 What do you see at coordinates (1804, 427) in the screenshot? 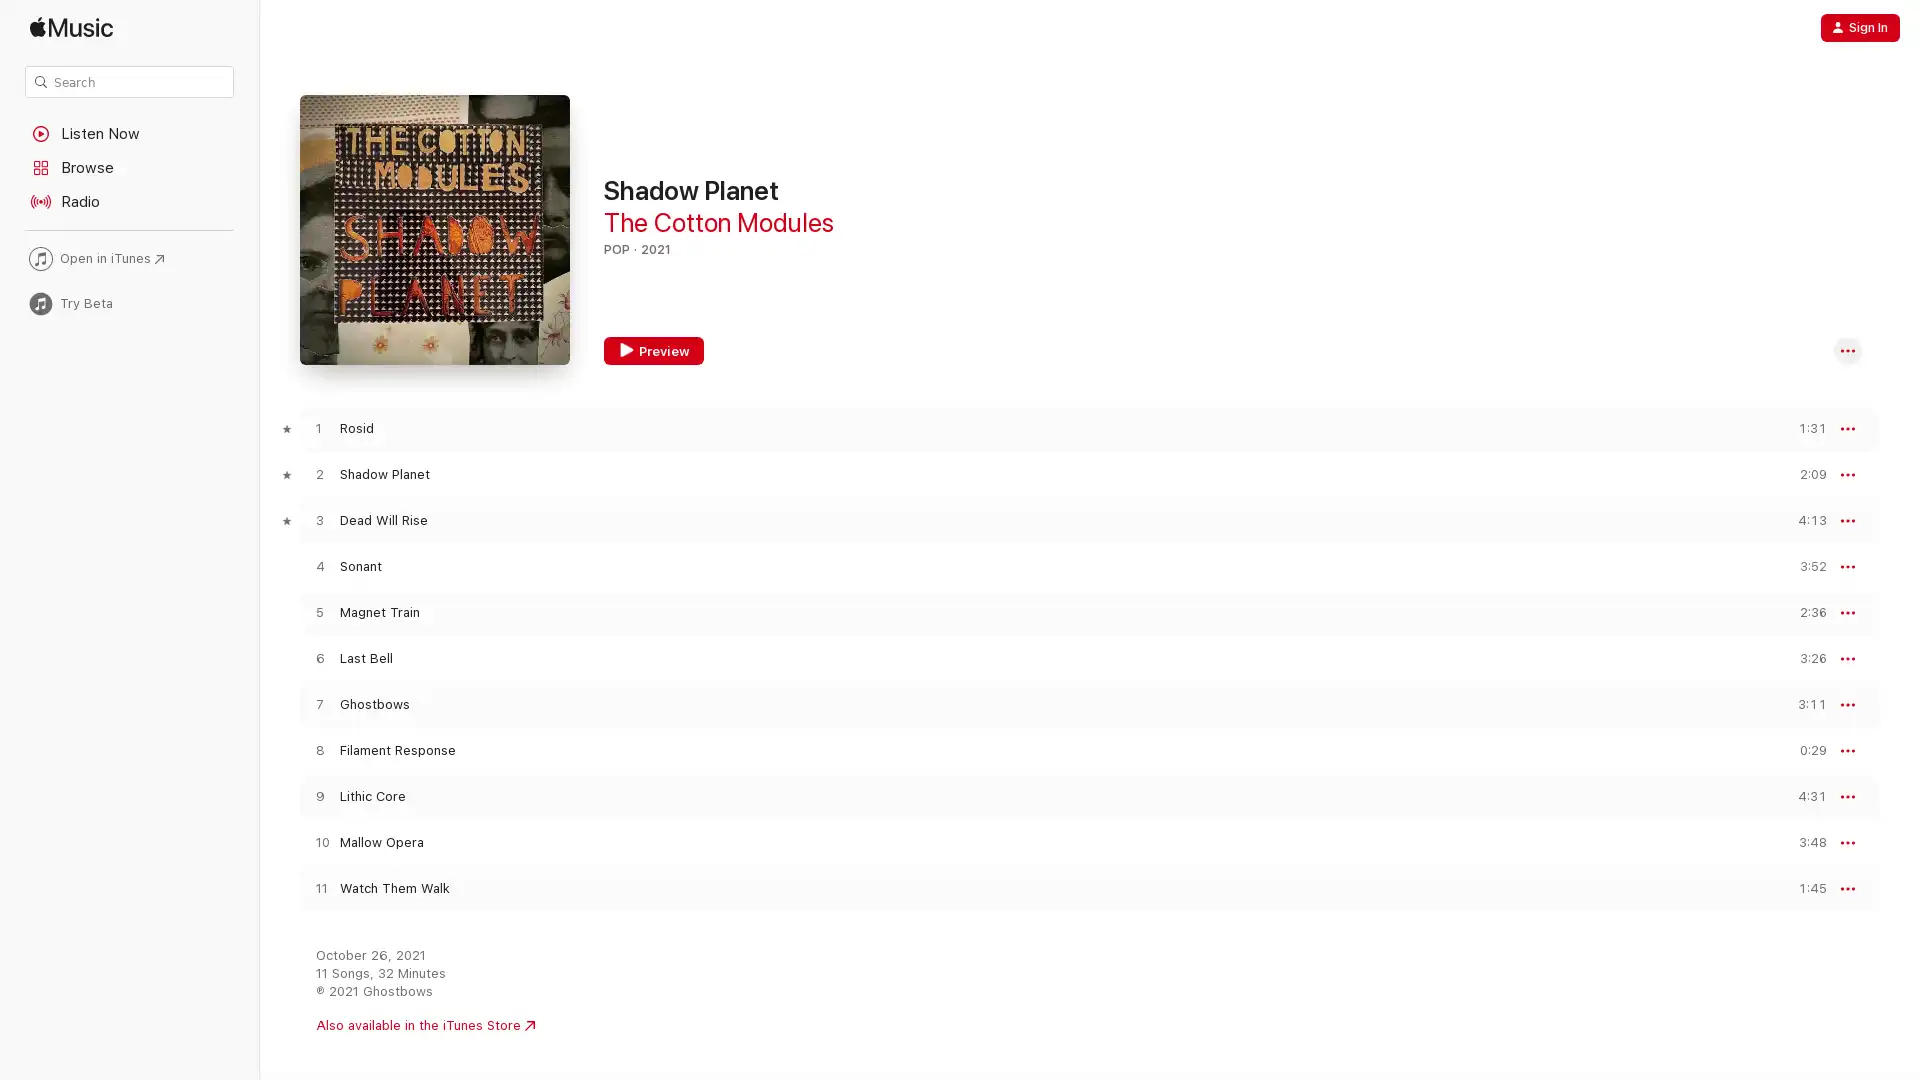
I see `Preview` at bounding box center [1804, 427].